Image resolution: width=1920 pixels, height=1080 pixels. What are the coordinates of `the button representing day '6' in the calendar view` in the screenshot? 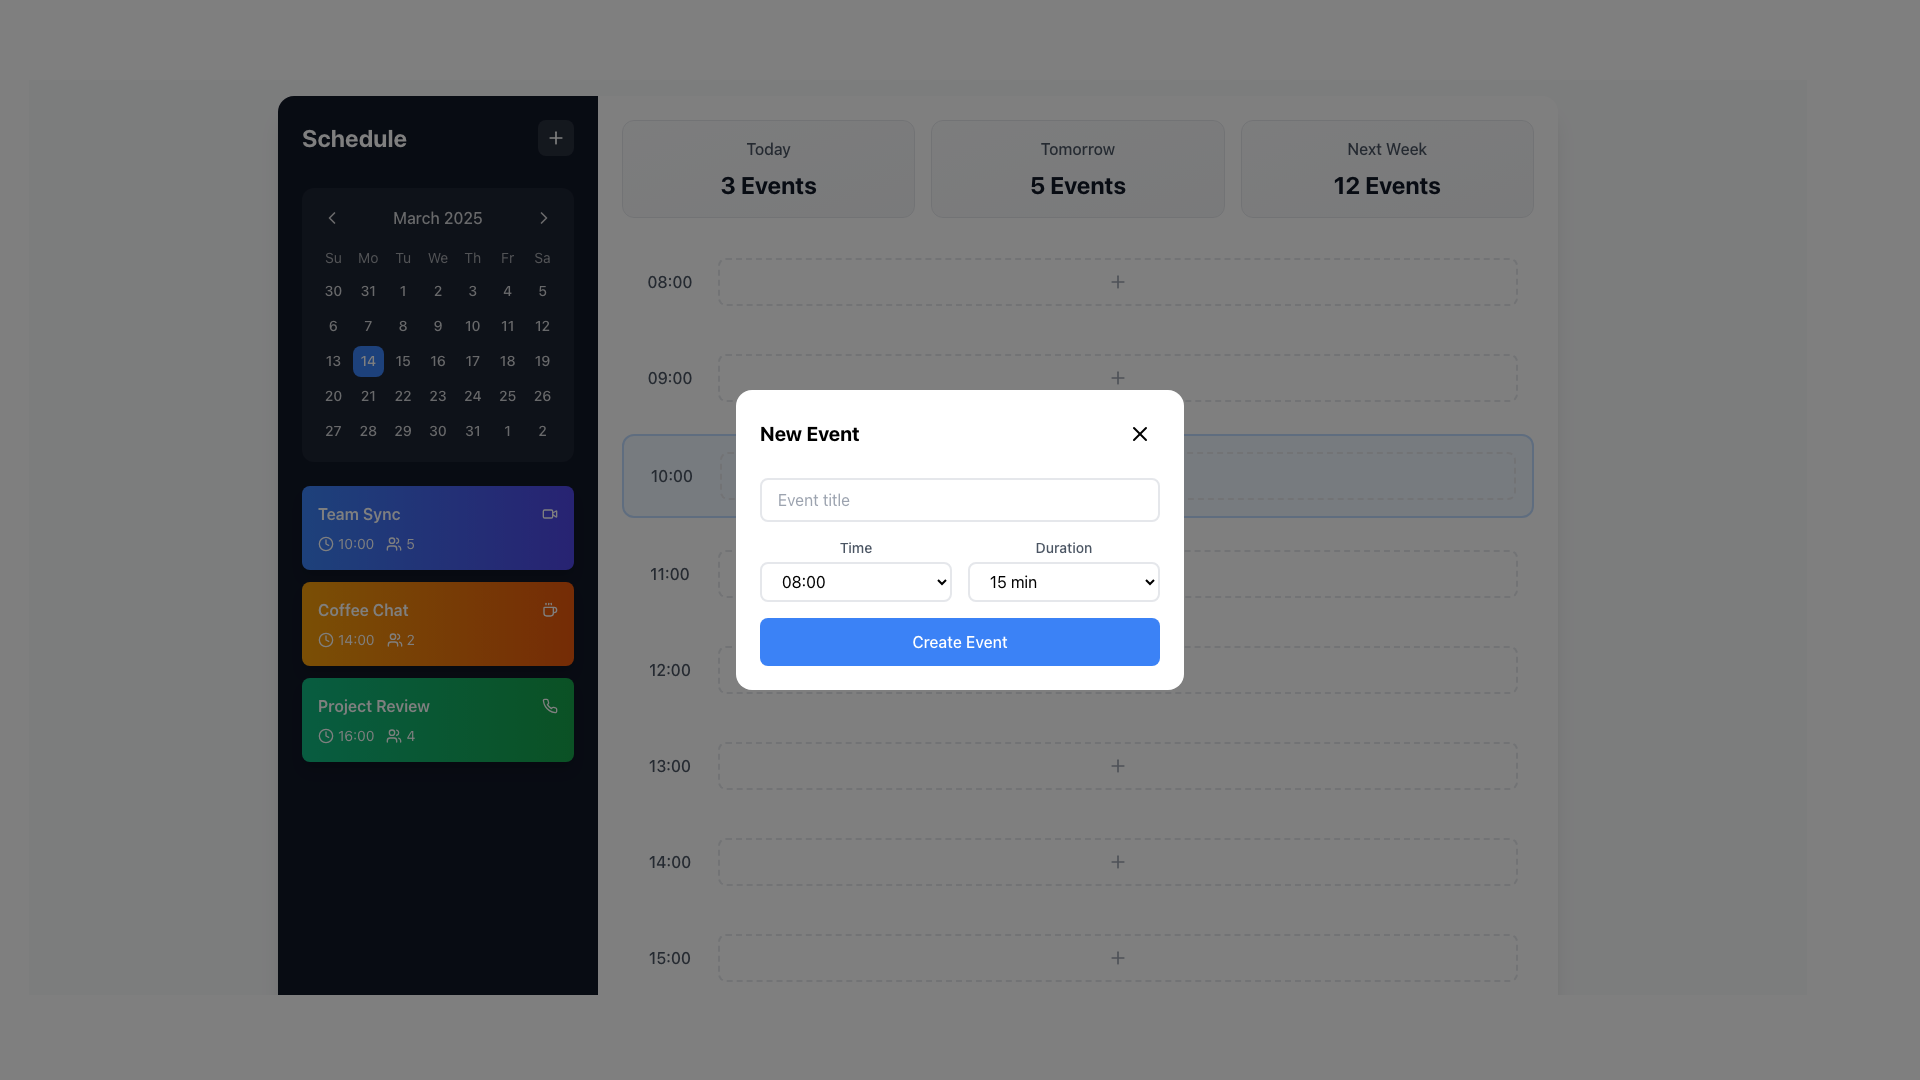 It's located at (333, 325).